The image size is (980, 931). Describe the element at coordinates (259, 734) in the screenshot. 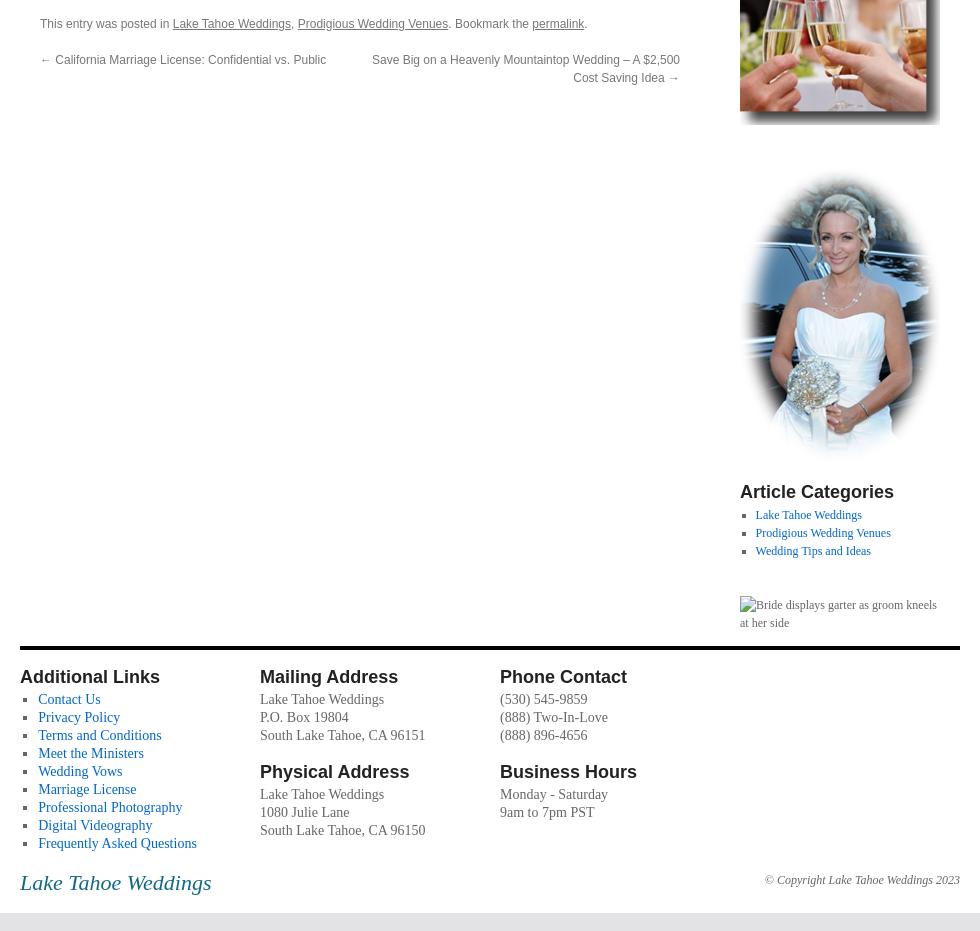

I see `'South Lake Tahoe, CA 96151'` at that location.